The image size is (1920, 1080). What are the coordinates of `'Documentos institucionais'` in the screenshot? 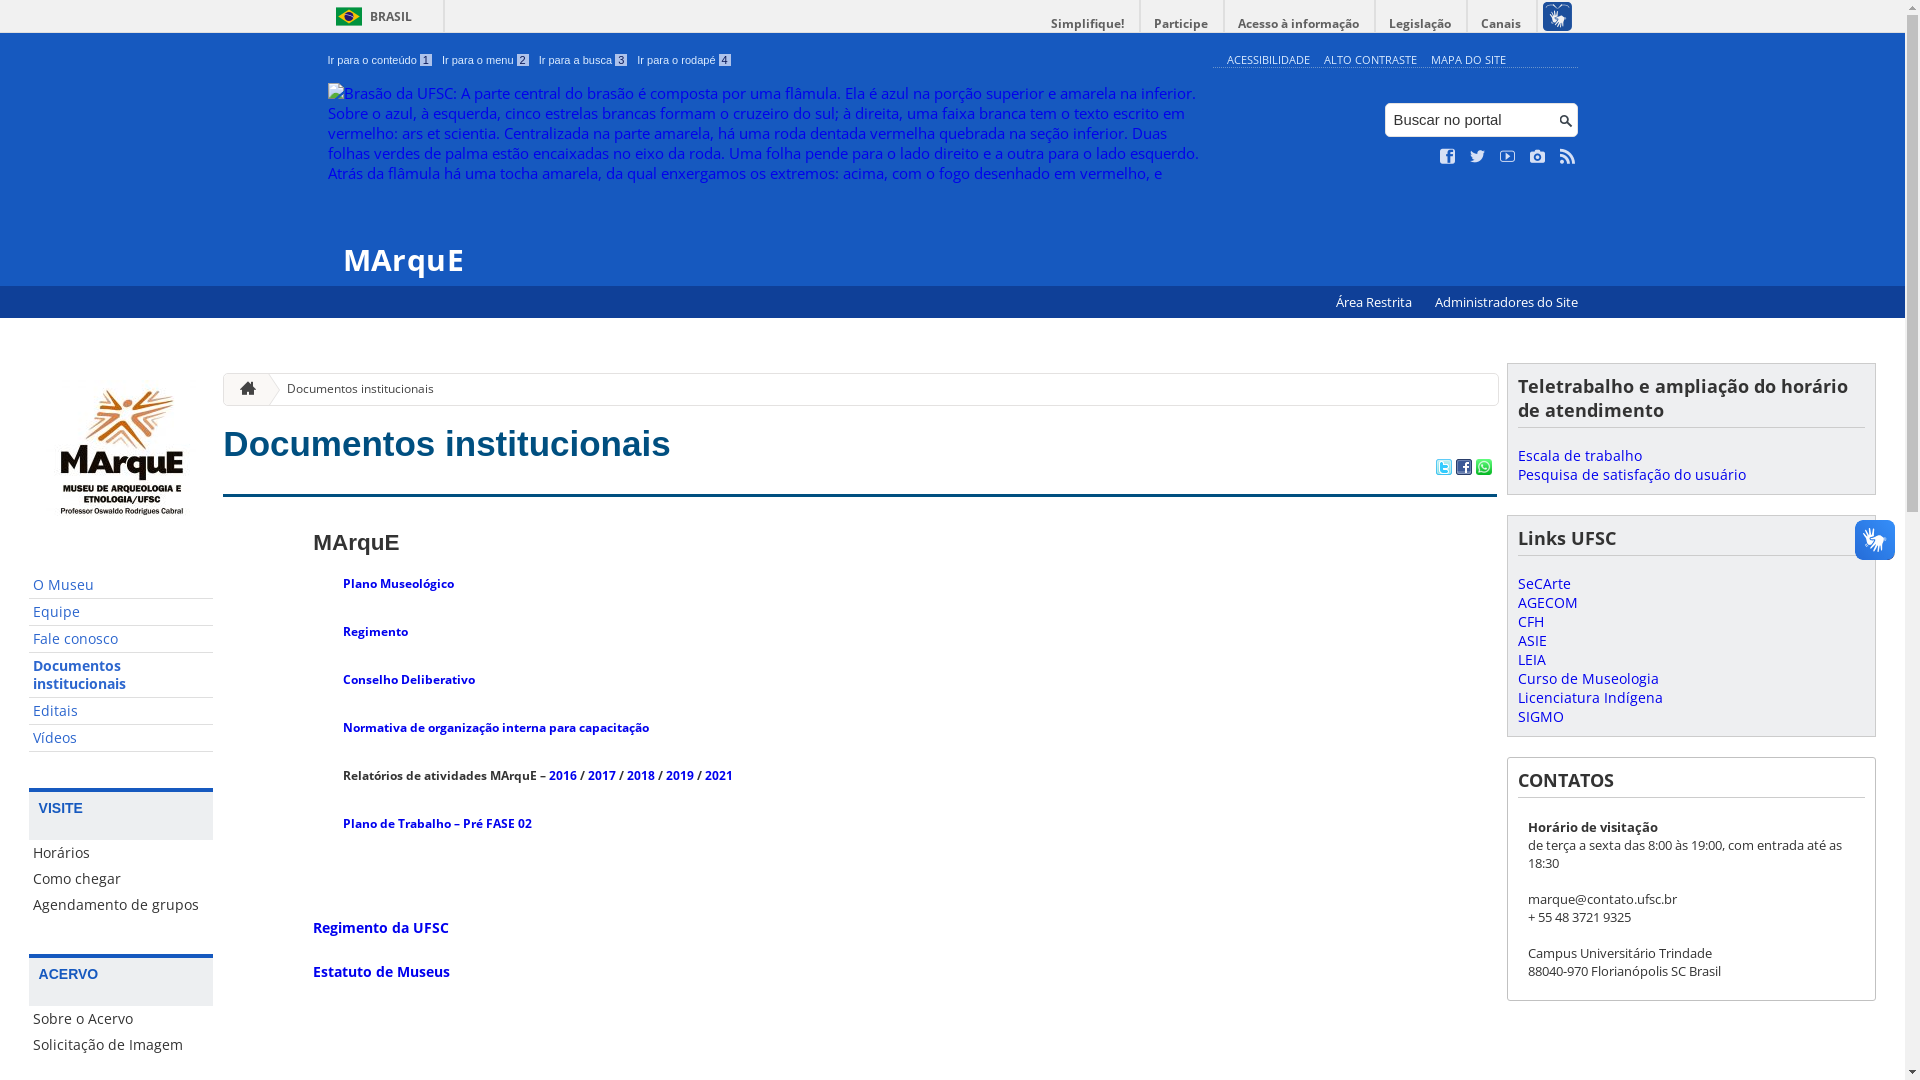 It's located at (262, 389).